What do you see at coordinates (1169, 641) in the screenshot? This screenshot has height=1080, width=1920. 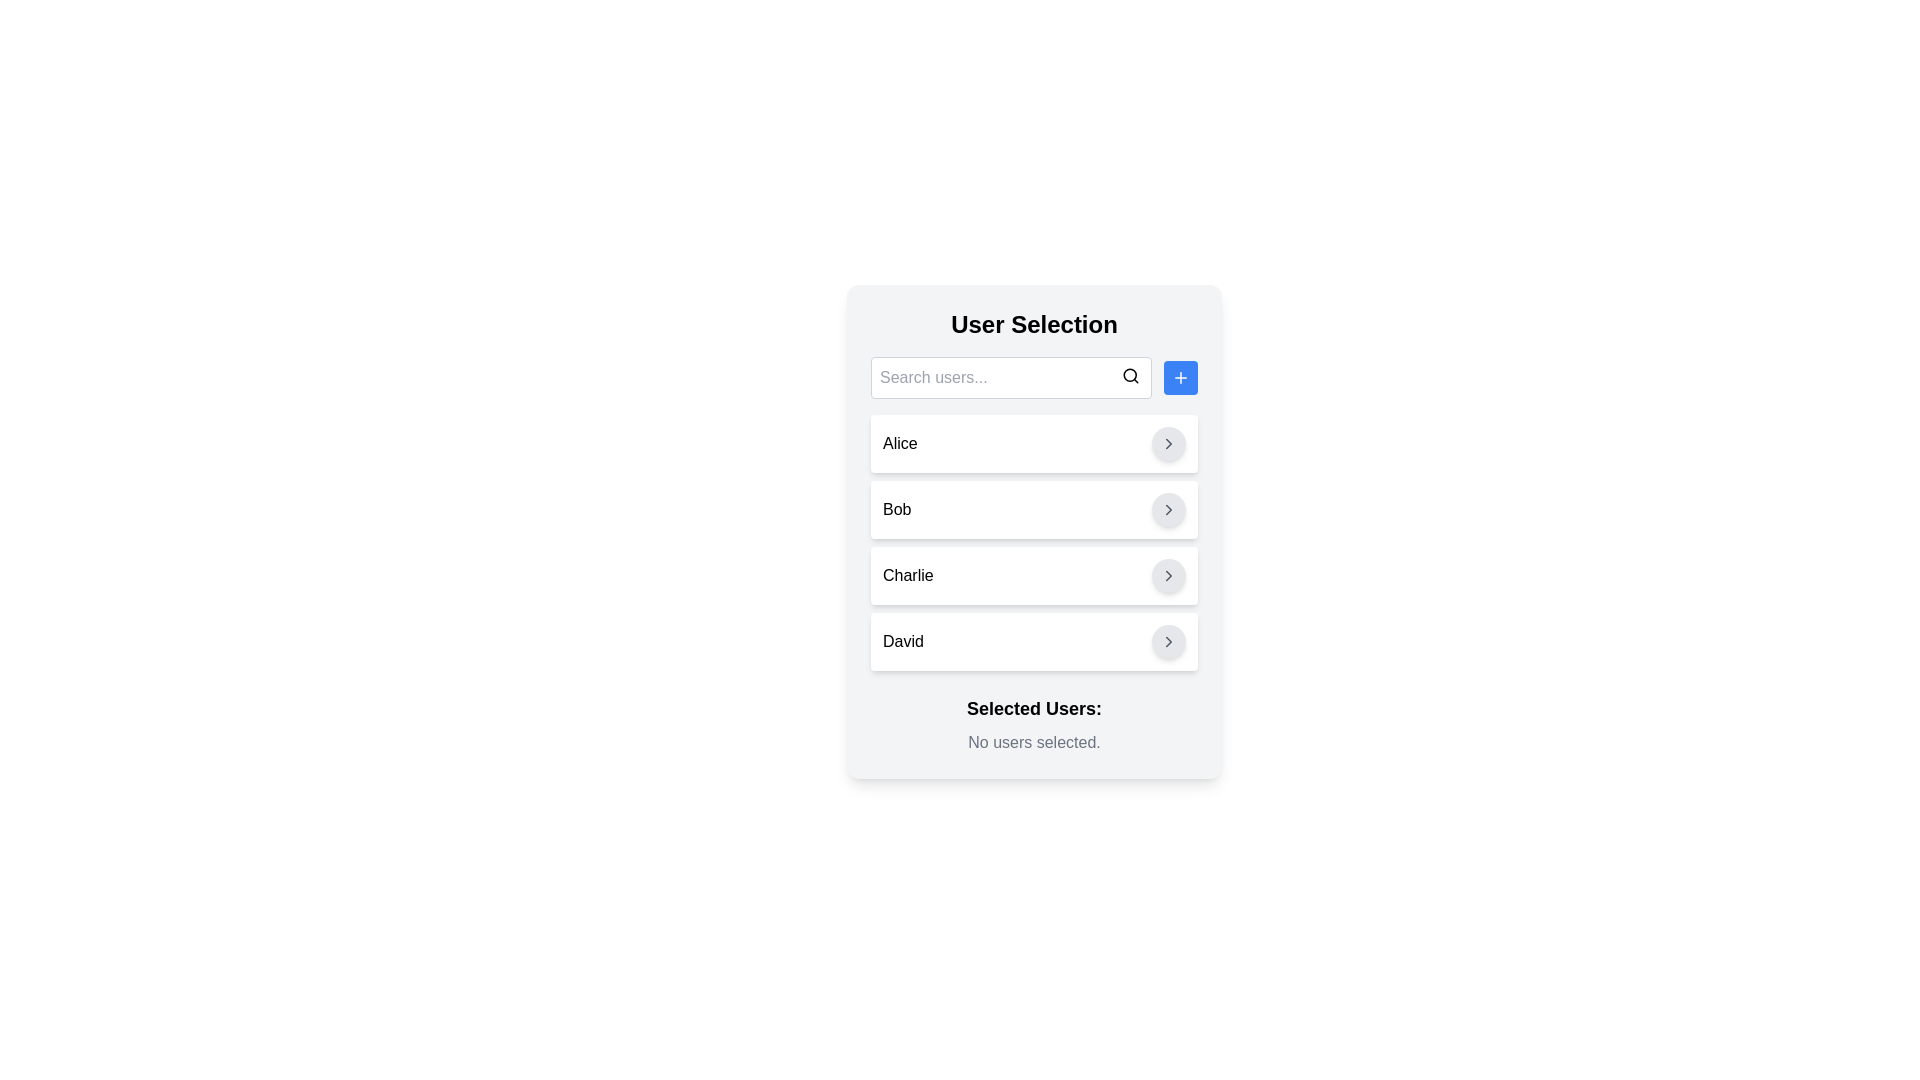 I see `the small right-pointing gray chevron icon located inside the rounded button aligned to the right of the text 'David' in the user selection list` at bounding box center [1169, 641].